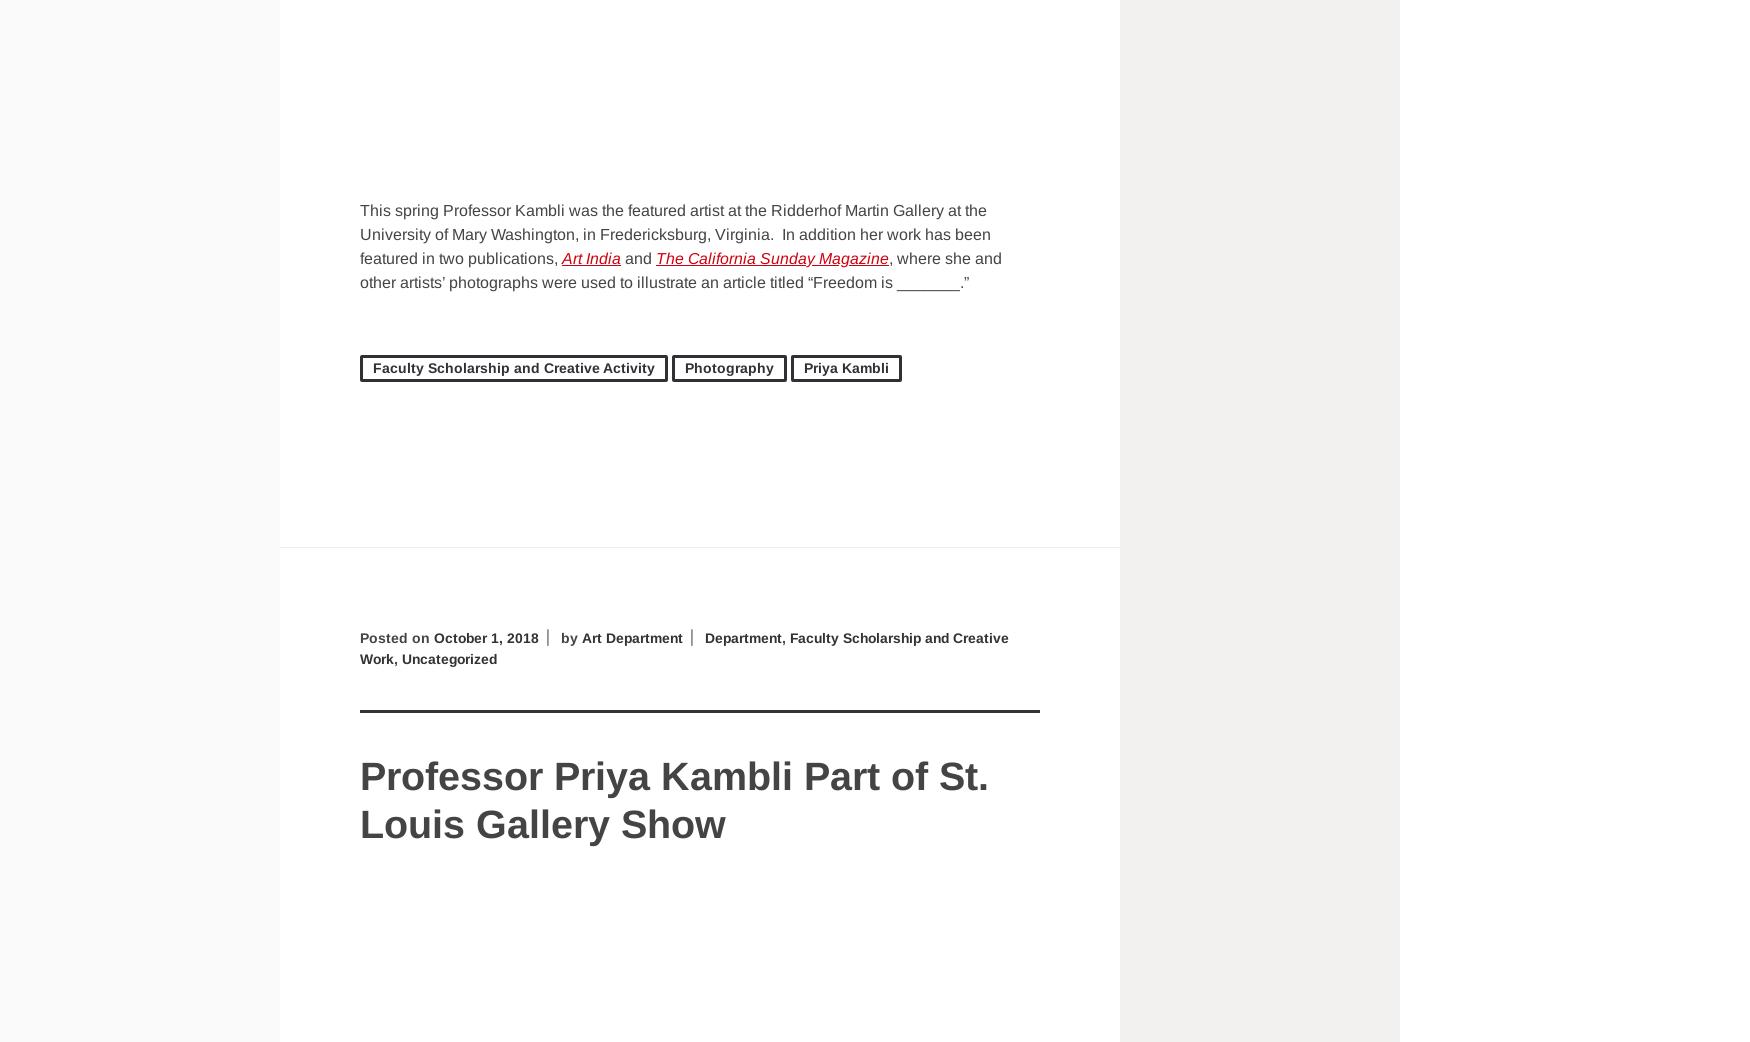 This screenshot has height=1042, width=1750. What do you see at coordinates (674, 232) in the screenshot?
I see `'This spring Professor Kambli was the featured artist at the Ridderhof Martin Gallery at the University of Mary Washington, in Fredericksburg, Virginia.  In addition her work has been featured in two publications,'` at bounding box center [674, 232].